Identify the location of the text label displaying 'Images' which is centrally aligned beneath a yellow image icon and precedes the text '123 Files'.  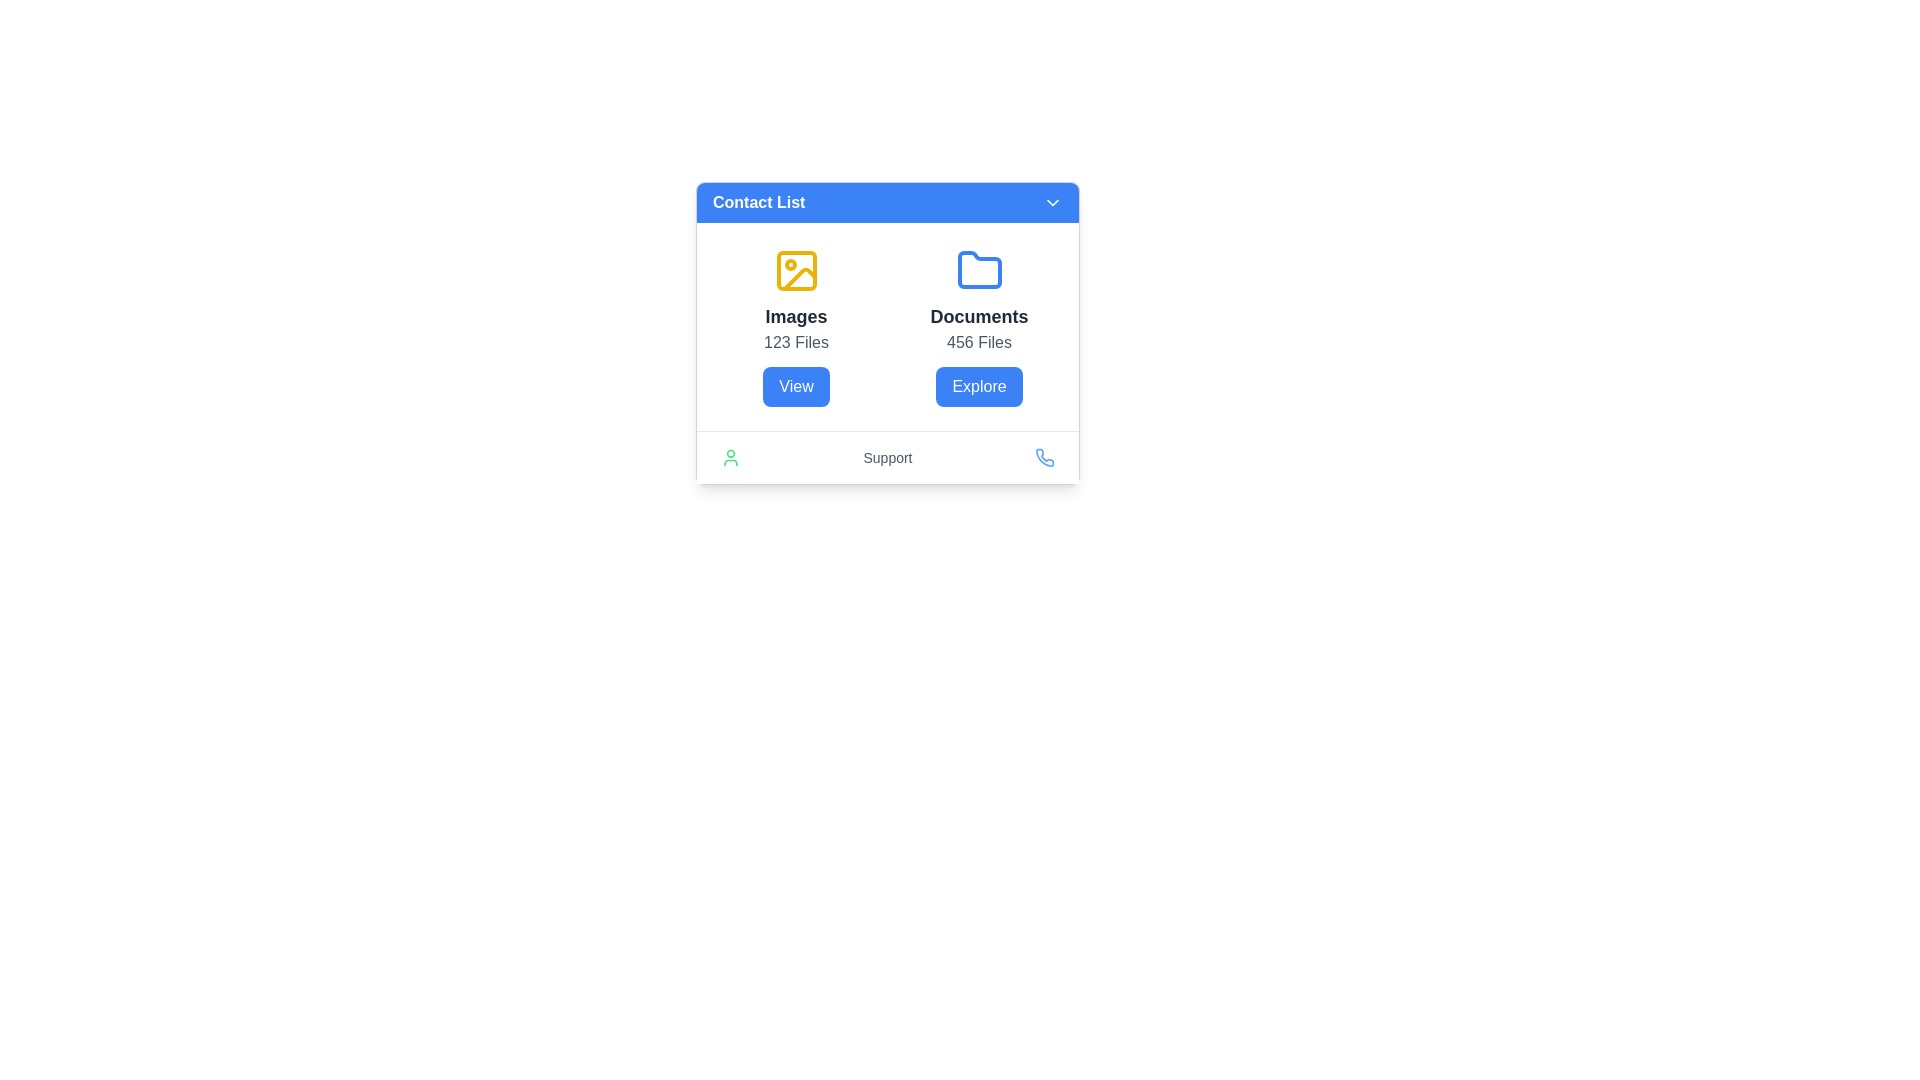
(795, 315).